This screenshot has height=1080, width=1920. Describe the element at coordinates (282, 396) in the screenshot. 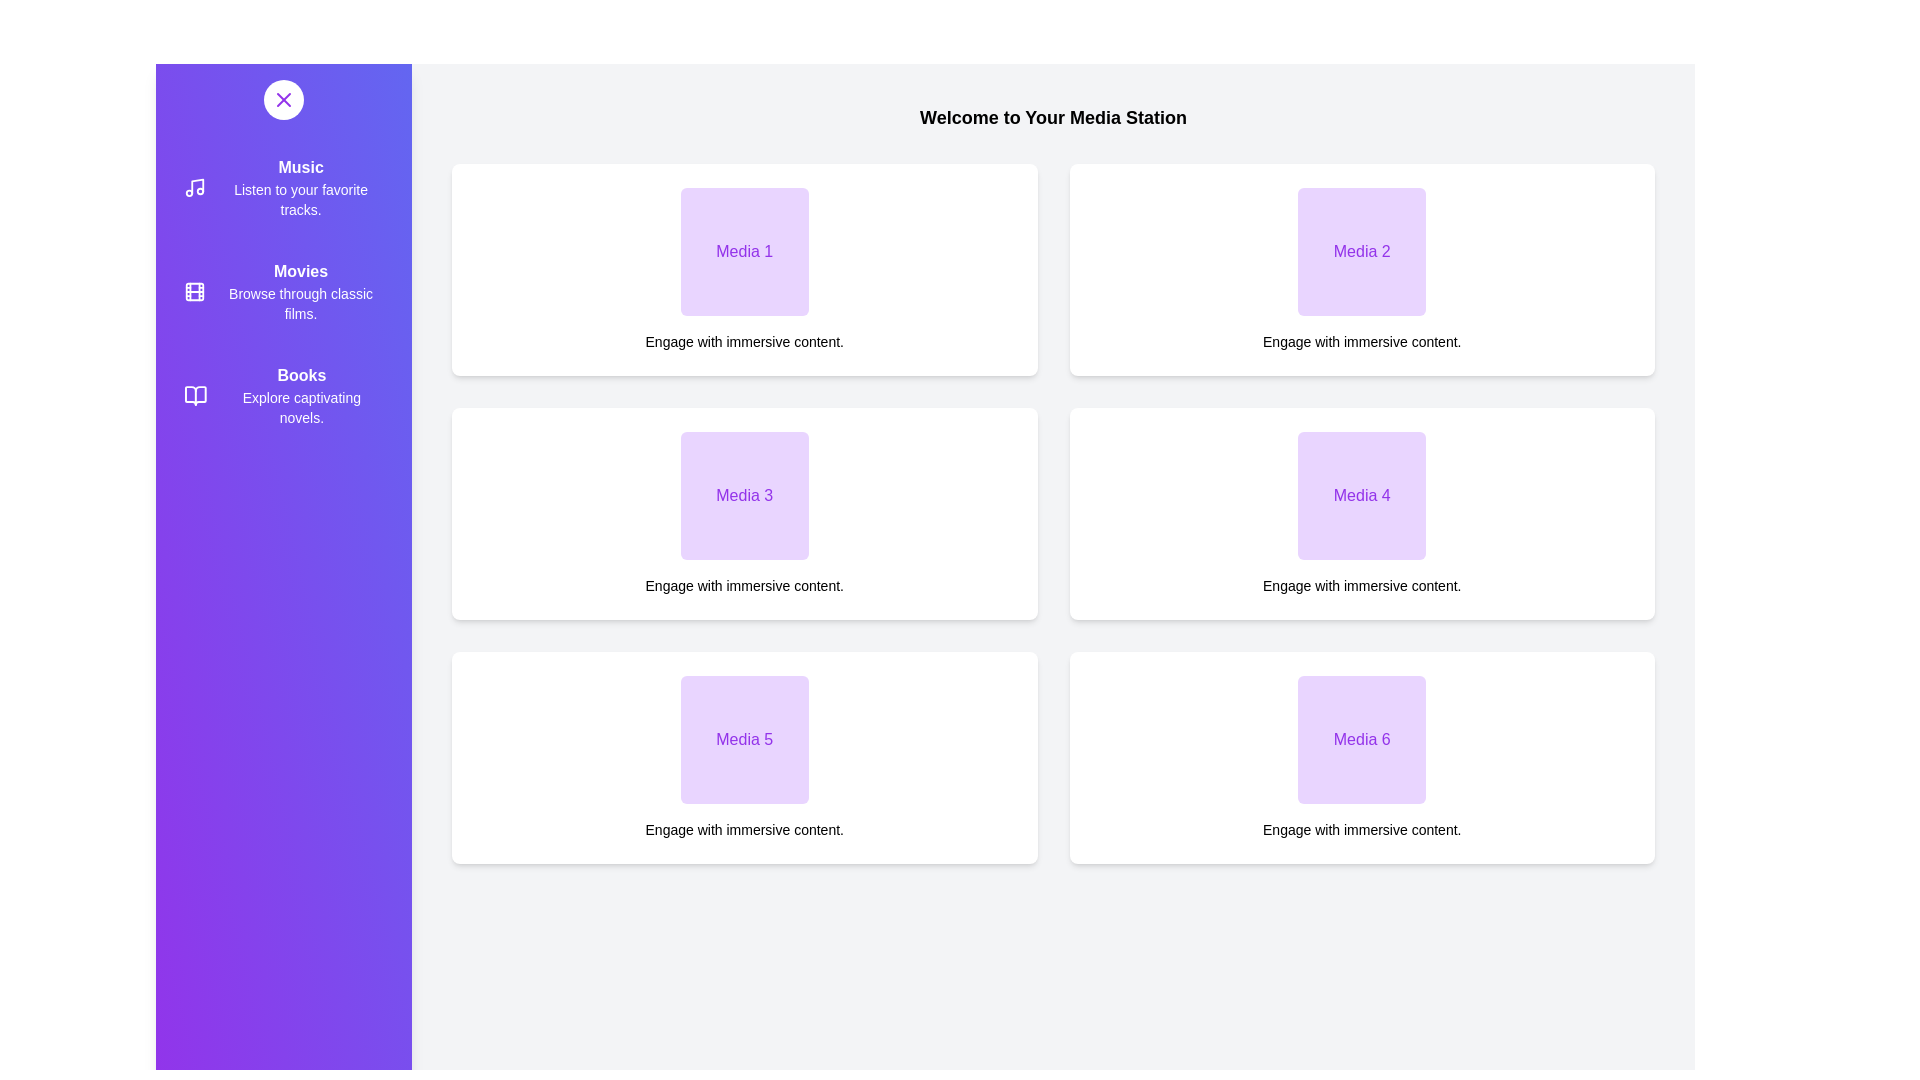

I see `the media category Books to view its description` at that location.